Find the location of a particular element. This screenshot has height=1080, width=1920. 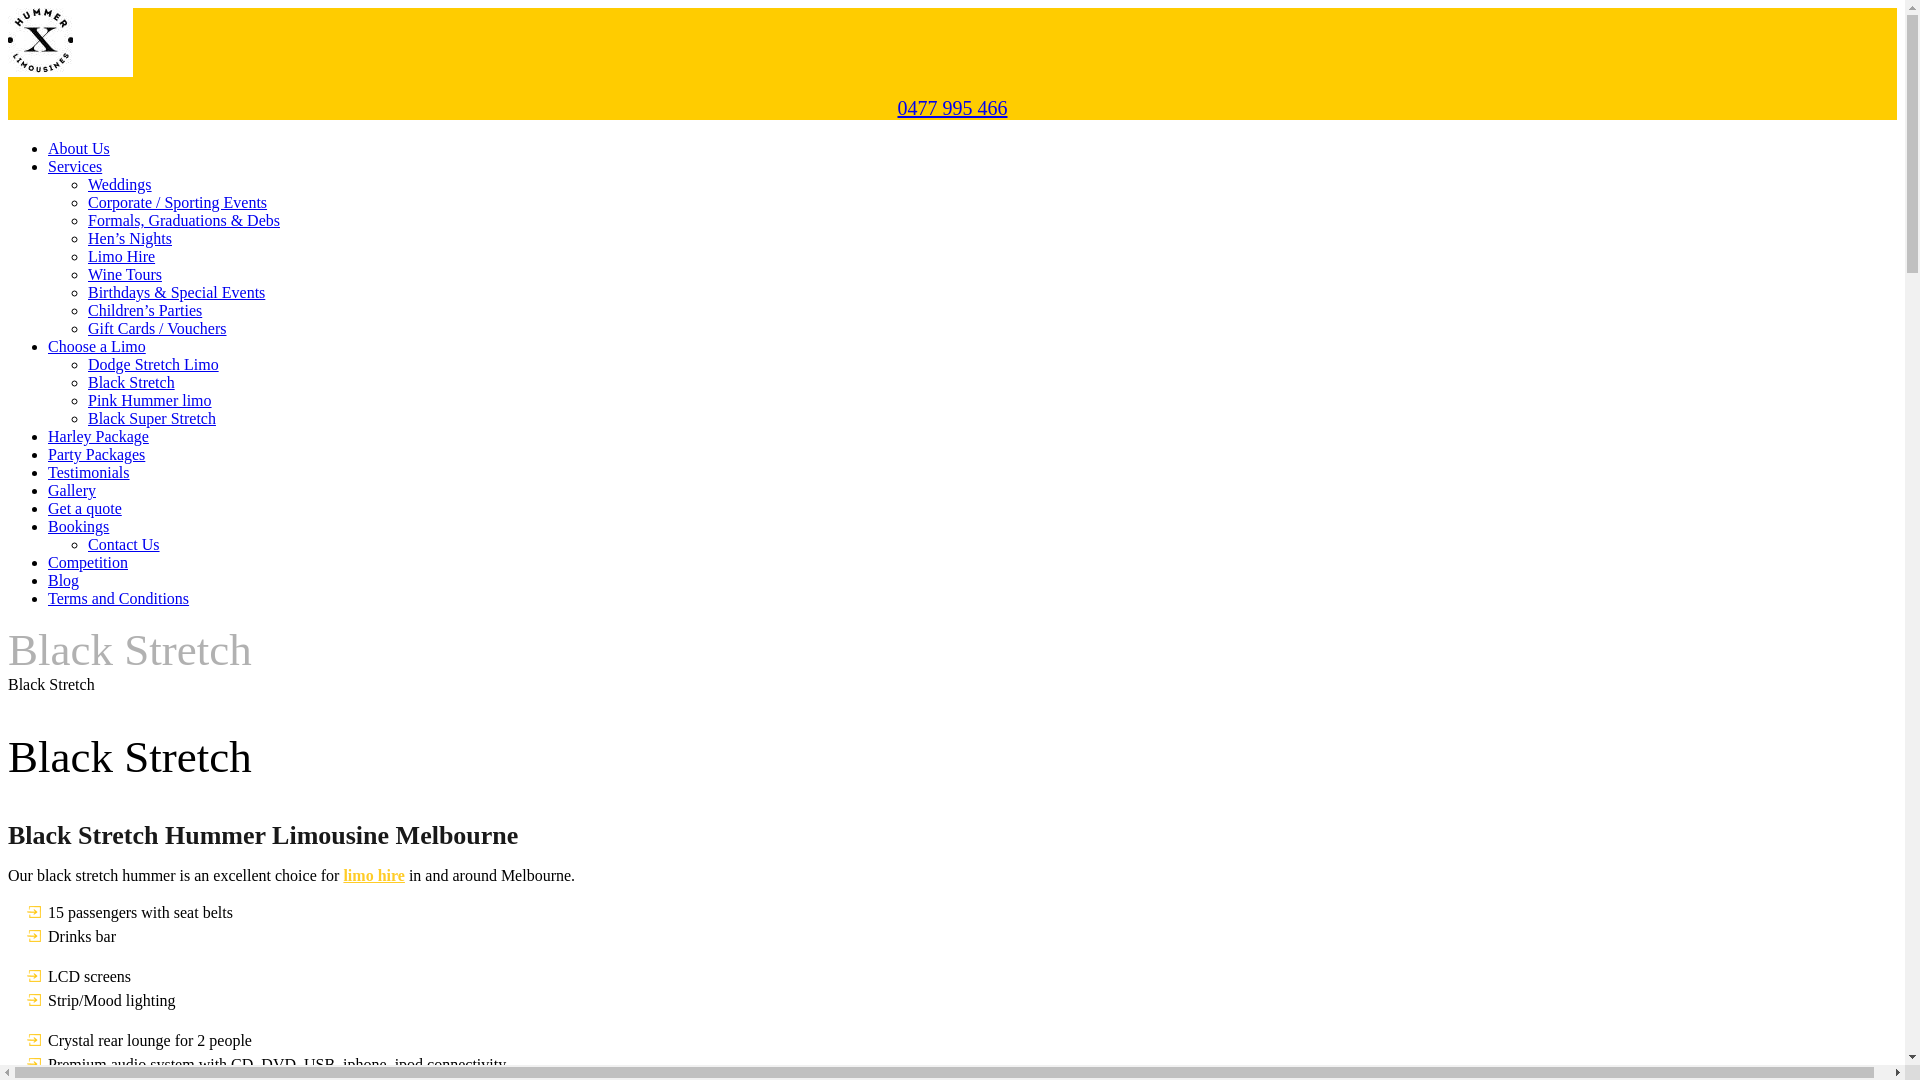

'Competition' is located at coordinates (48, 562).